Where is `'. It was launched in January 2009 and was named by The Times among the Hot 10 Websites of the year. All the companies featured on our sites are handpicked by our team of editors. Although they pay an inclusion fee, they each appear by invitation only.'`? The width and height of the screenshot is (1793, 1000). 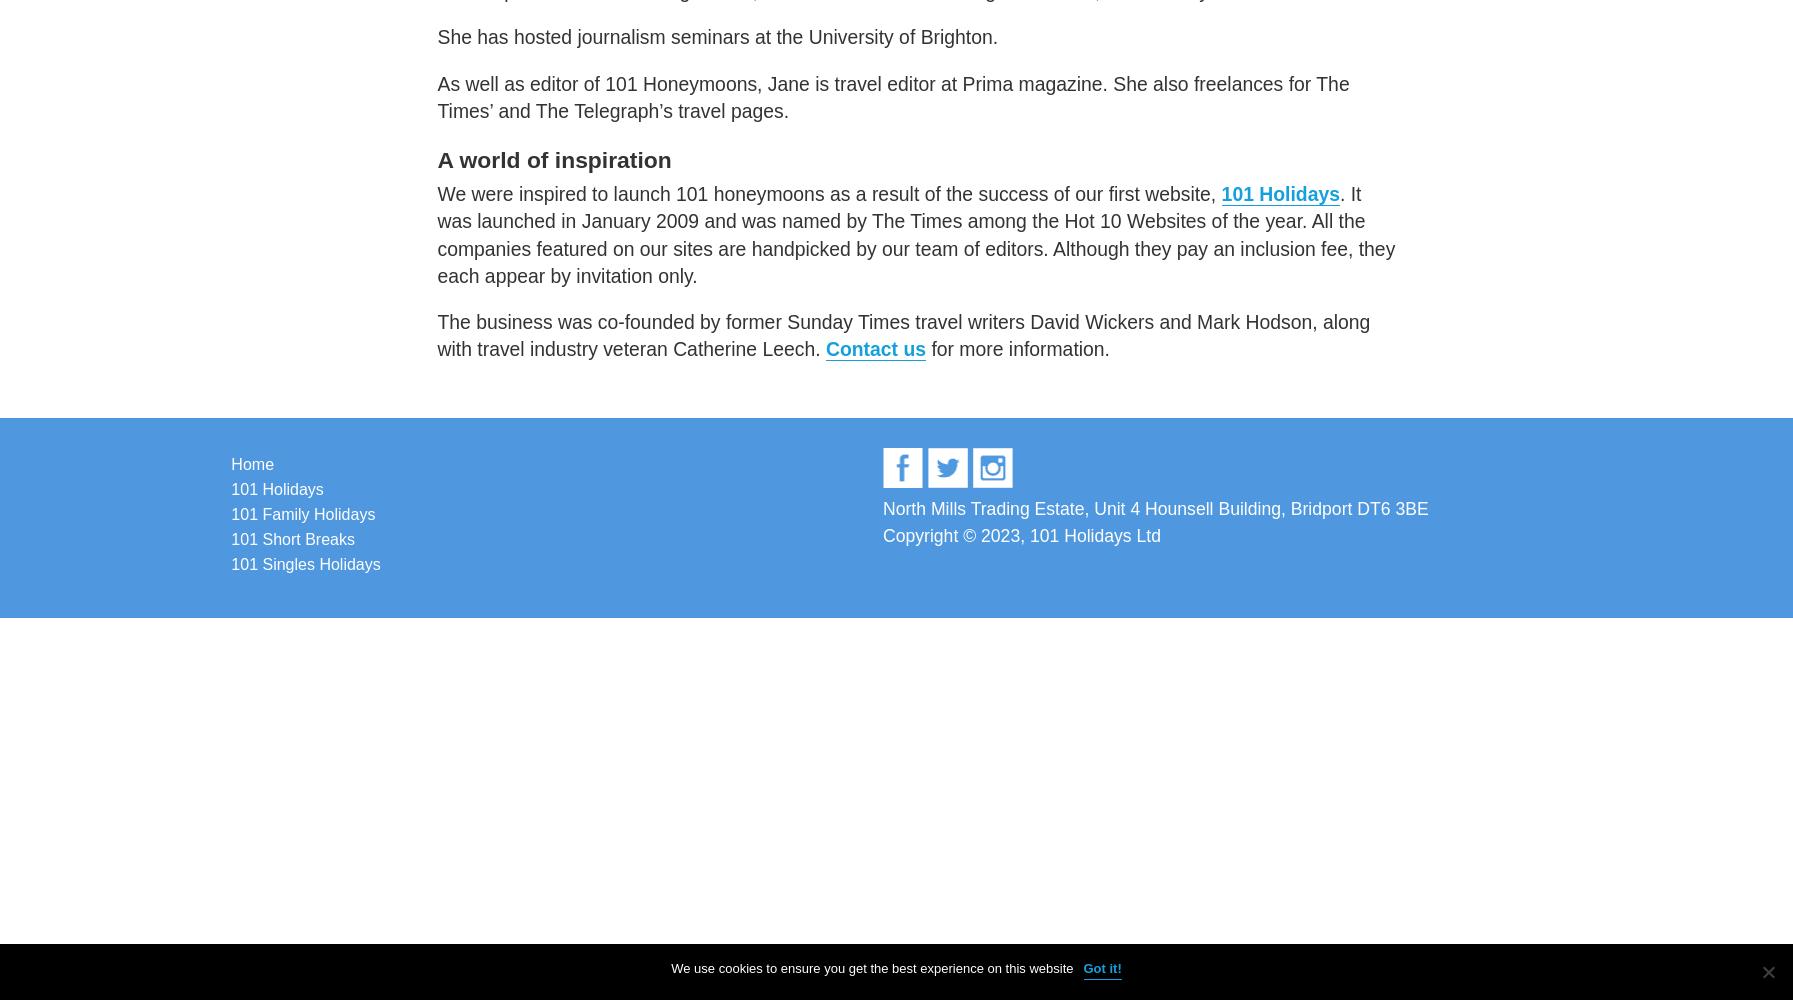 '. It was launched in January 2009 and was named by The Times among the Hot 10 Websites of the year. All the companies featured on our sites are handpicked by our team of editors. Although they pay an inclusion fee, they each appear by invitation only.' is located at coordinates (916, 233).